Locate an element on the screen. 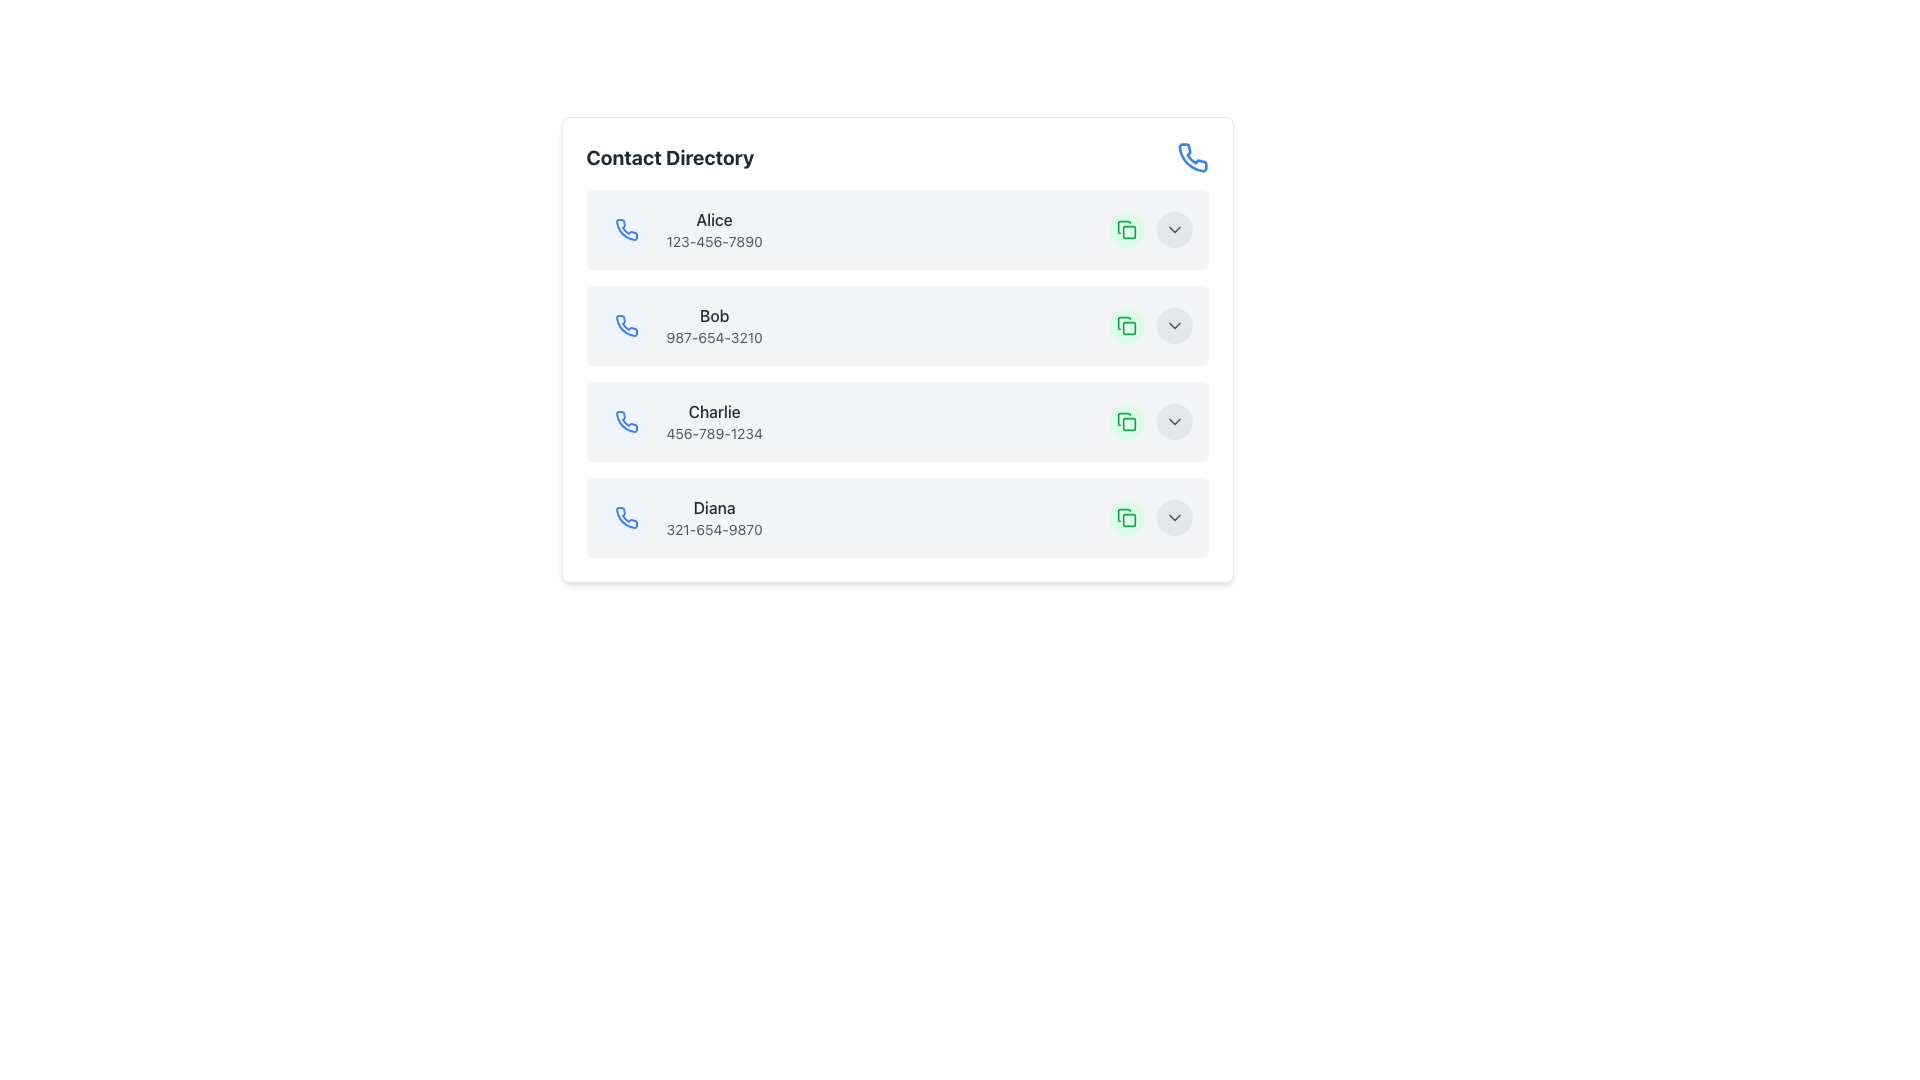  the Text Label displaying the name 'Bob' in bold black text, which is located in the second entry of the contact list above the phone number '987-654-3210 is located at coordinates (714, 315).